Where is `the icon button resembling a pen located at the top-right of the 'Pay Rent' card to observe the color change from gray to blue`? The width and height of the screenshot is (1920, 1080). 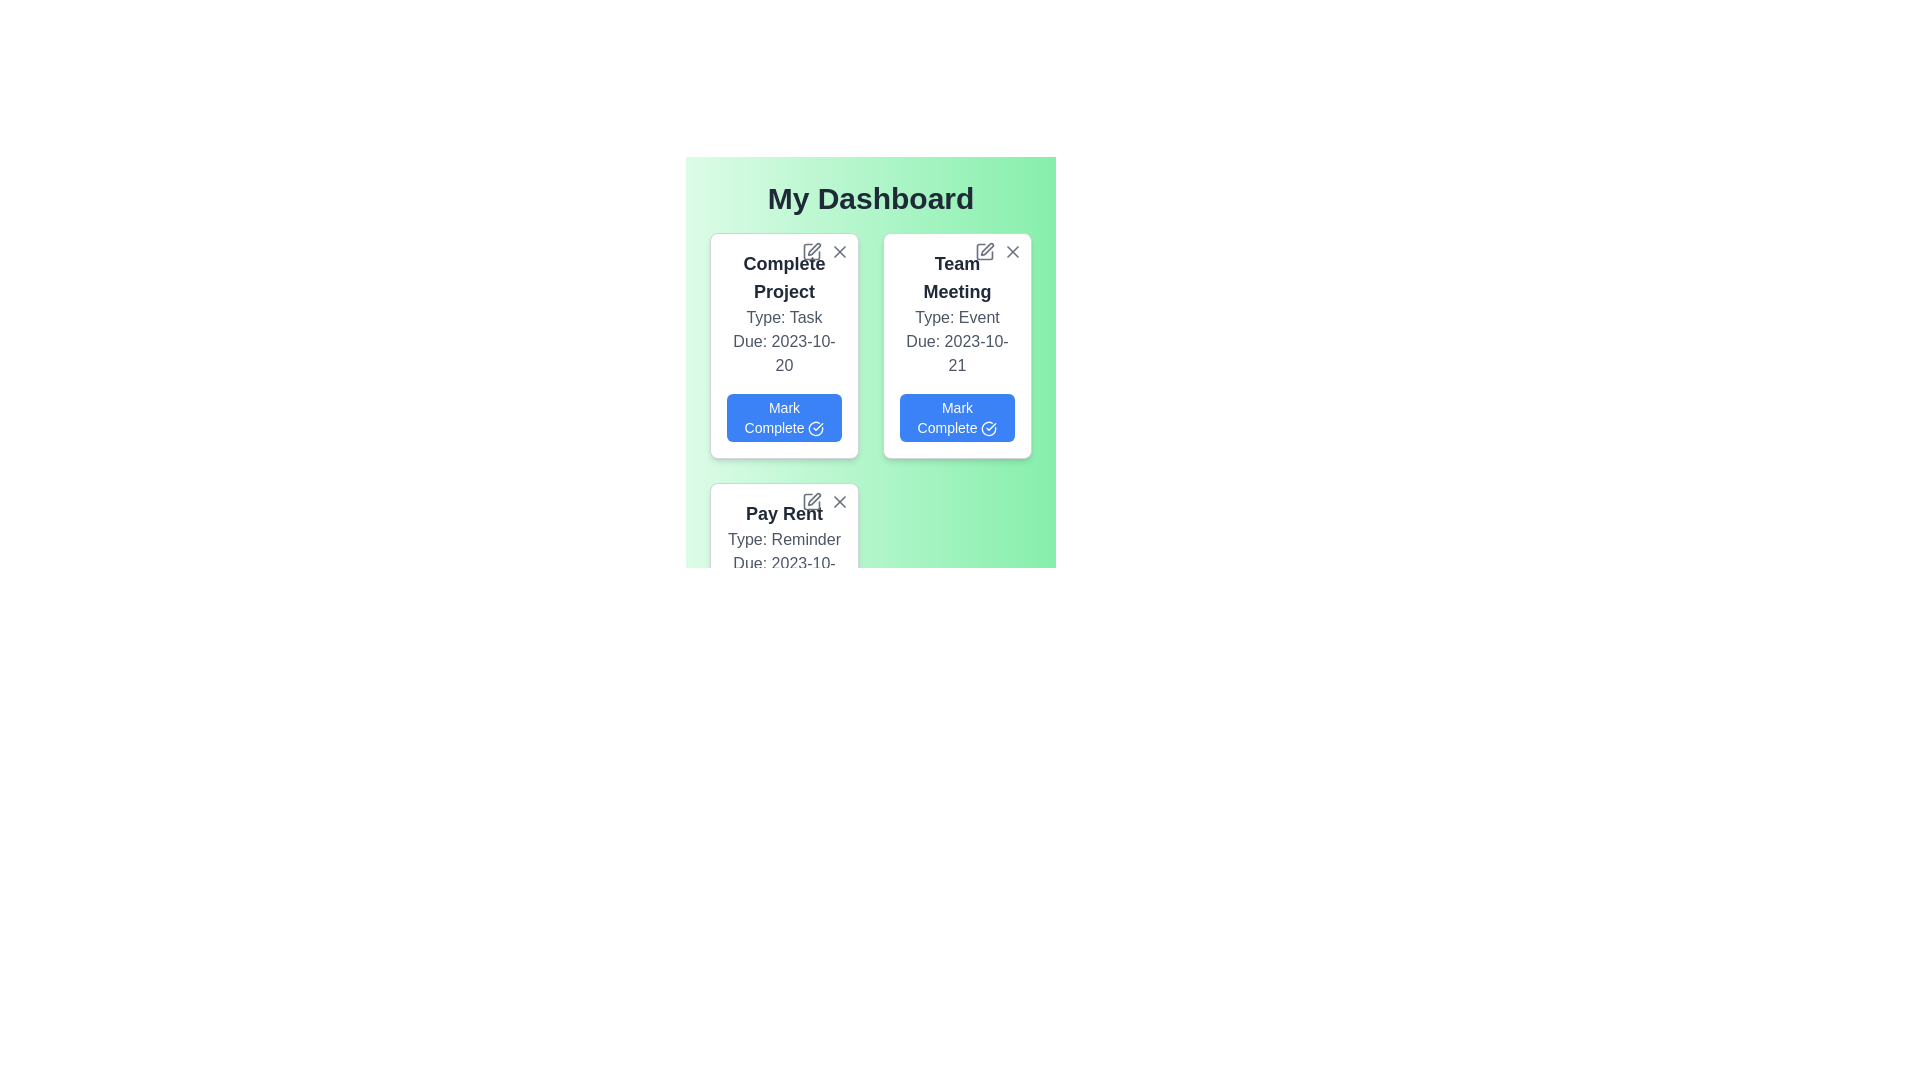 the icon button resembling a pen located at the top-right of the 'Pay Rent' card to observe the color change from gray to blue is located at coordinates (811, 500).